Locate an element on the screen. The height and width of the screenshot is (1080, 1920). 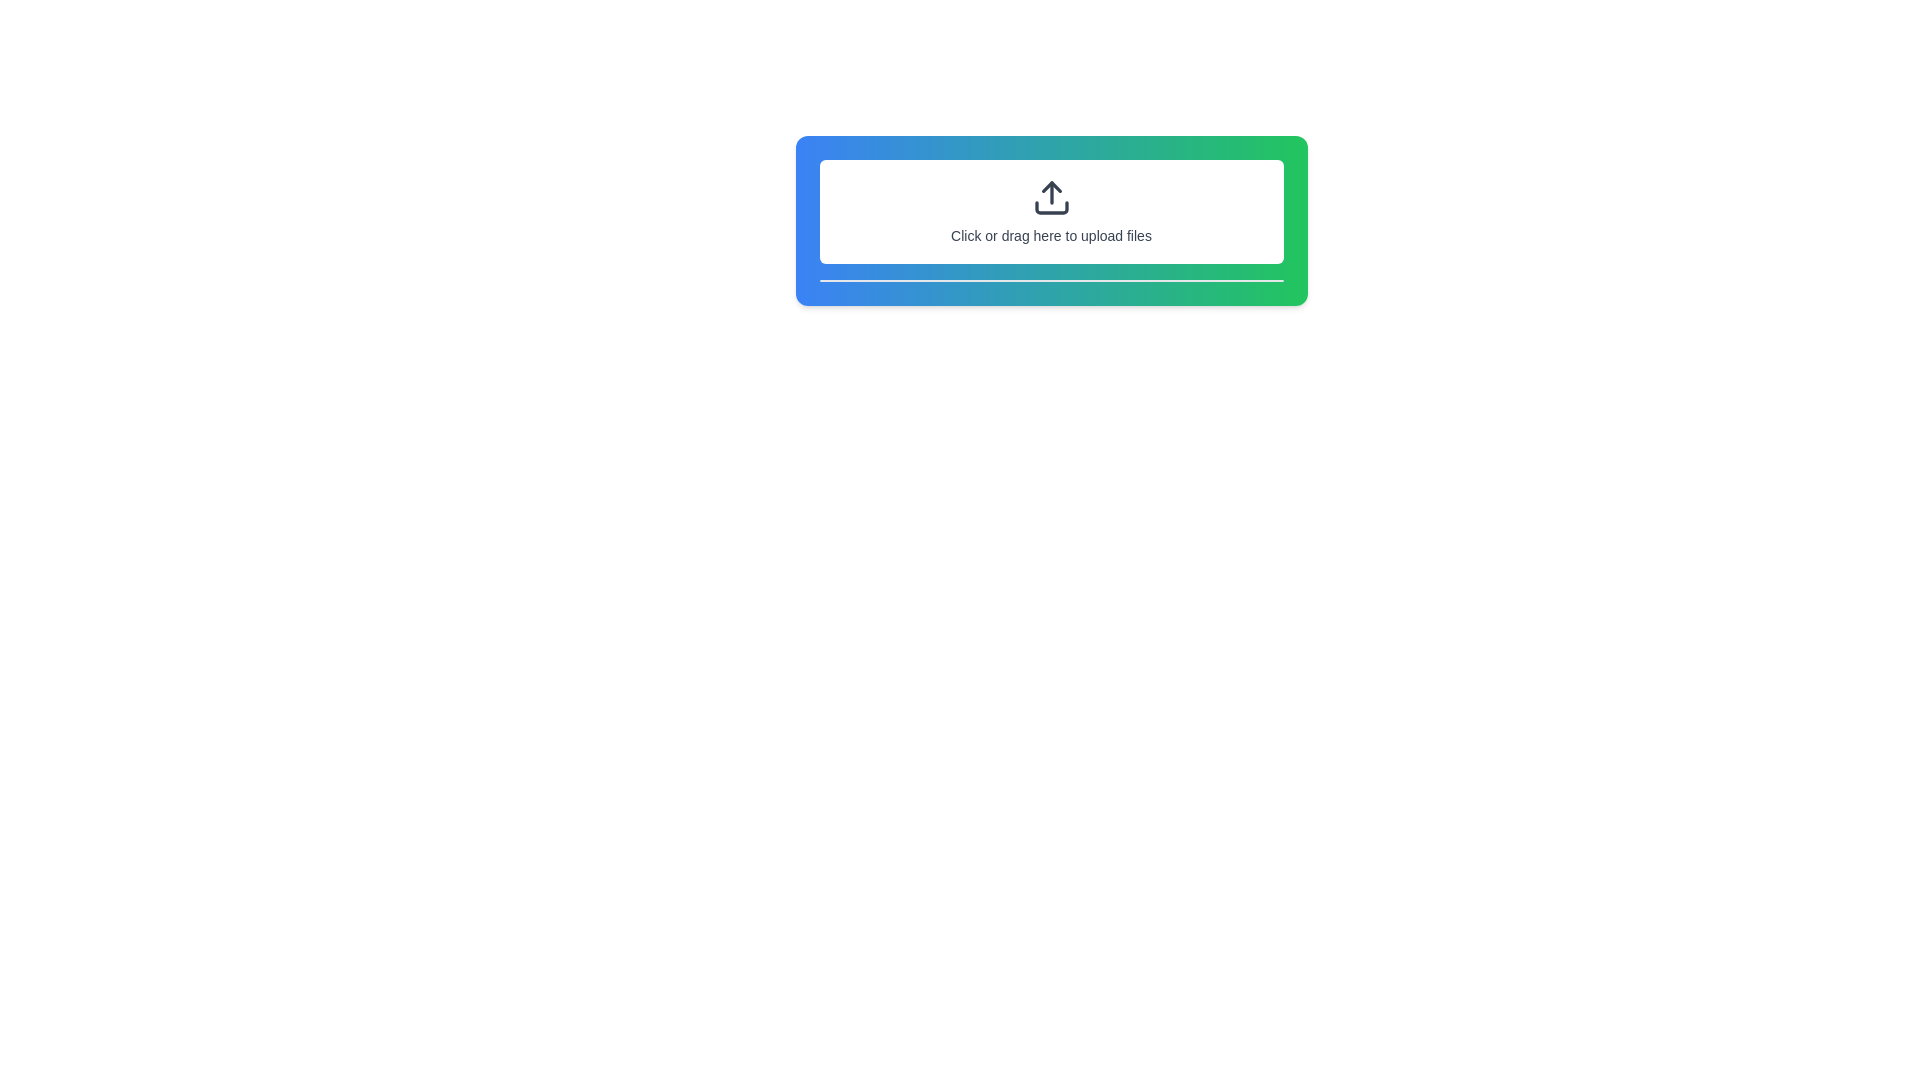
the arrowhead icon representing the upload action, which is part of an SVG group with a gradient blue-to-green border is located at coordinates (1050, 187).